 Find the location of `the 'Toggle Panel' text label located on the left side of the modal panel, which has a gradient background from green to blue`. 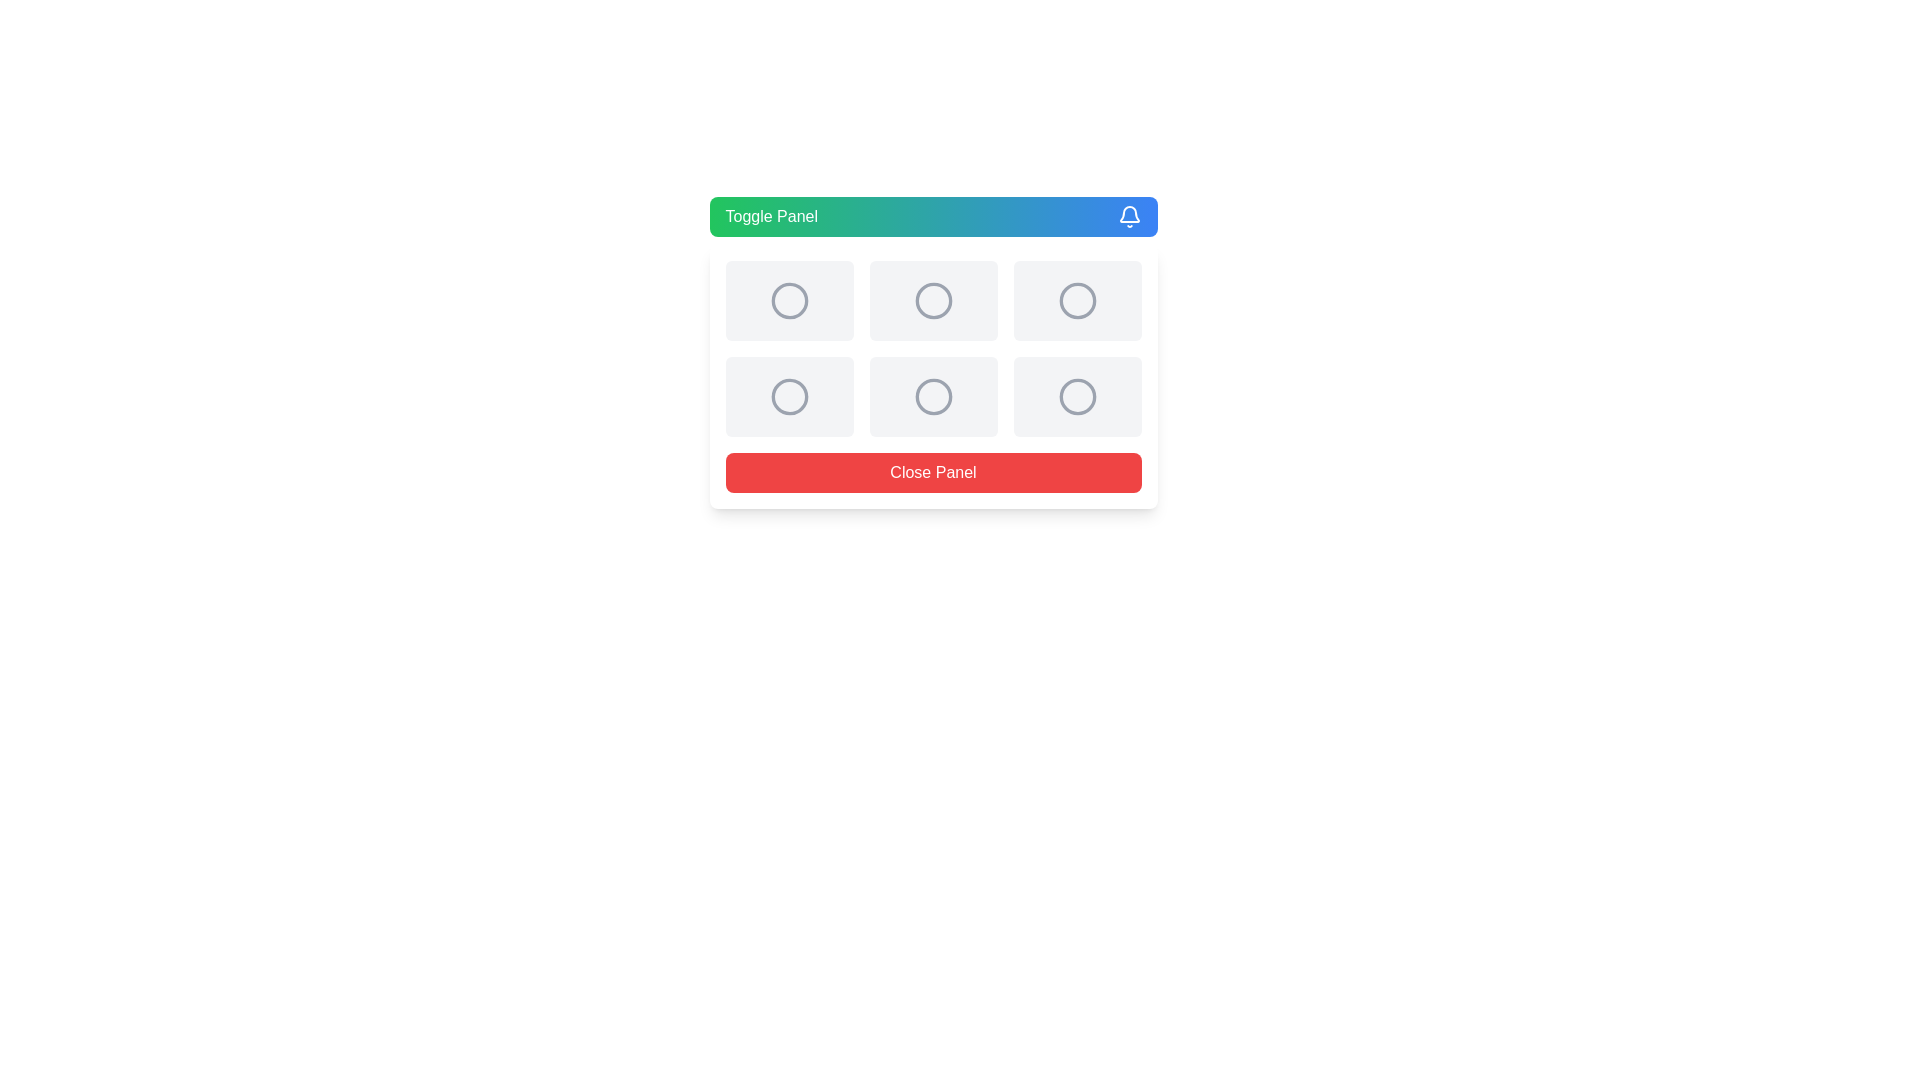

the 'Toggle Panel' text label located on the left side of the modal panel, which has a gradient background from green to blue is located at coordinates (770, 216).